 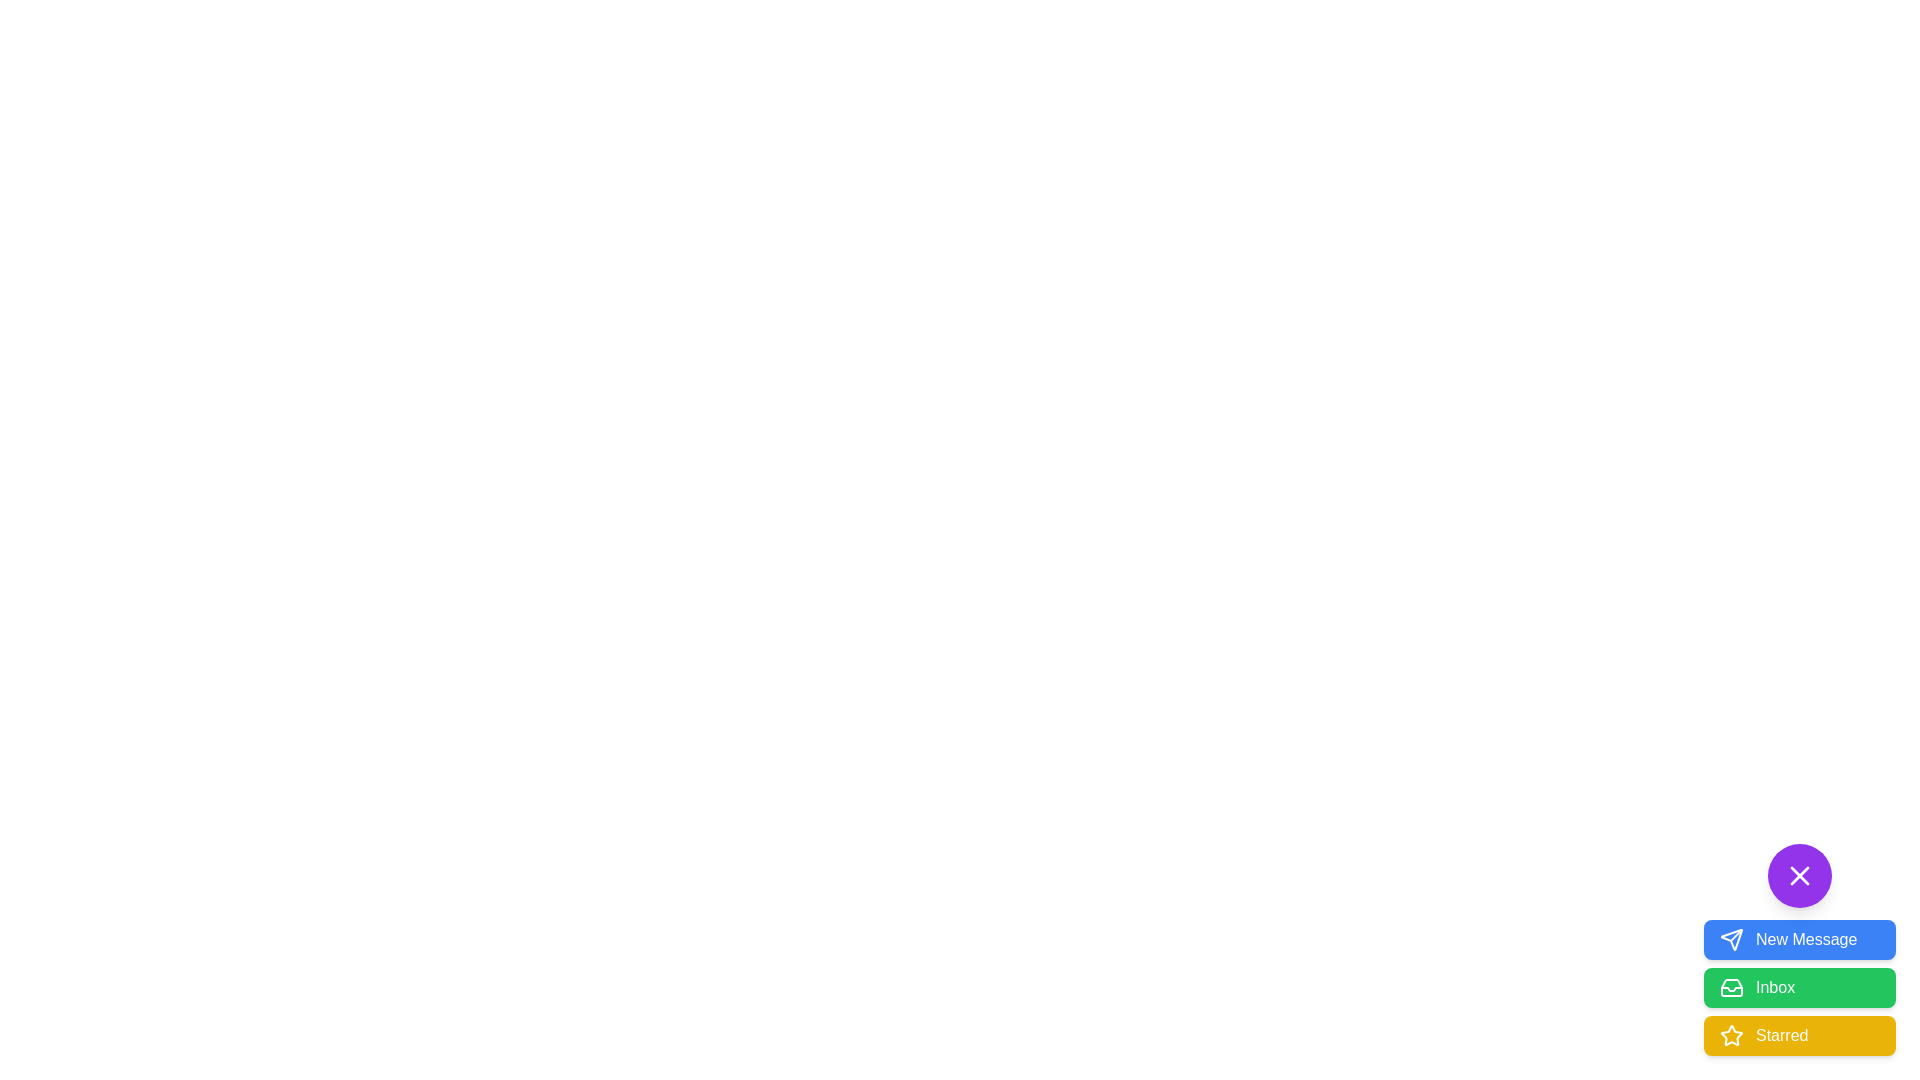 I want to click on the 'New Message' text label button, which is styled with white text on a blue background and located in the lower-right corner of the interface, so click(x=1806, y=940).